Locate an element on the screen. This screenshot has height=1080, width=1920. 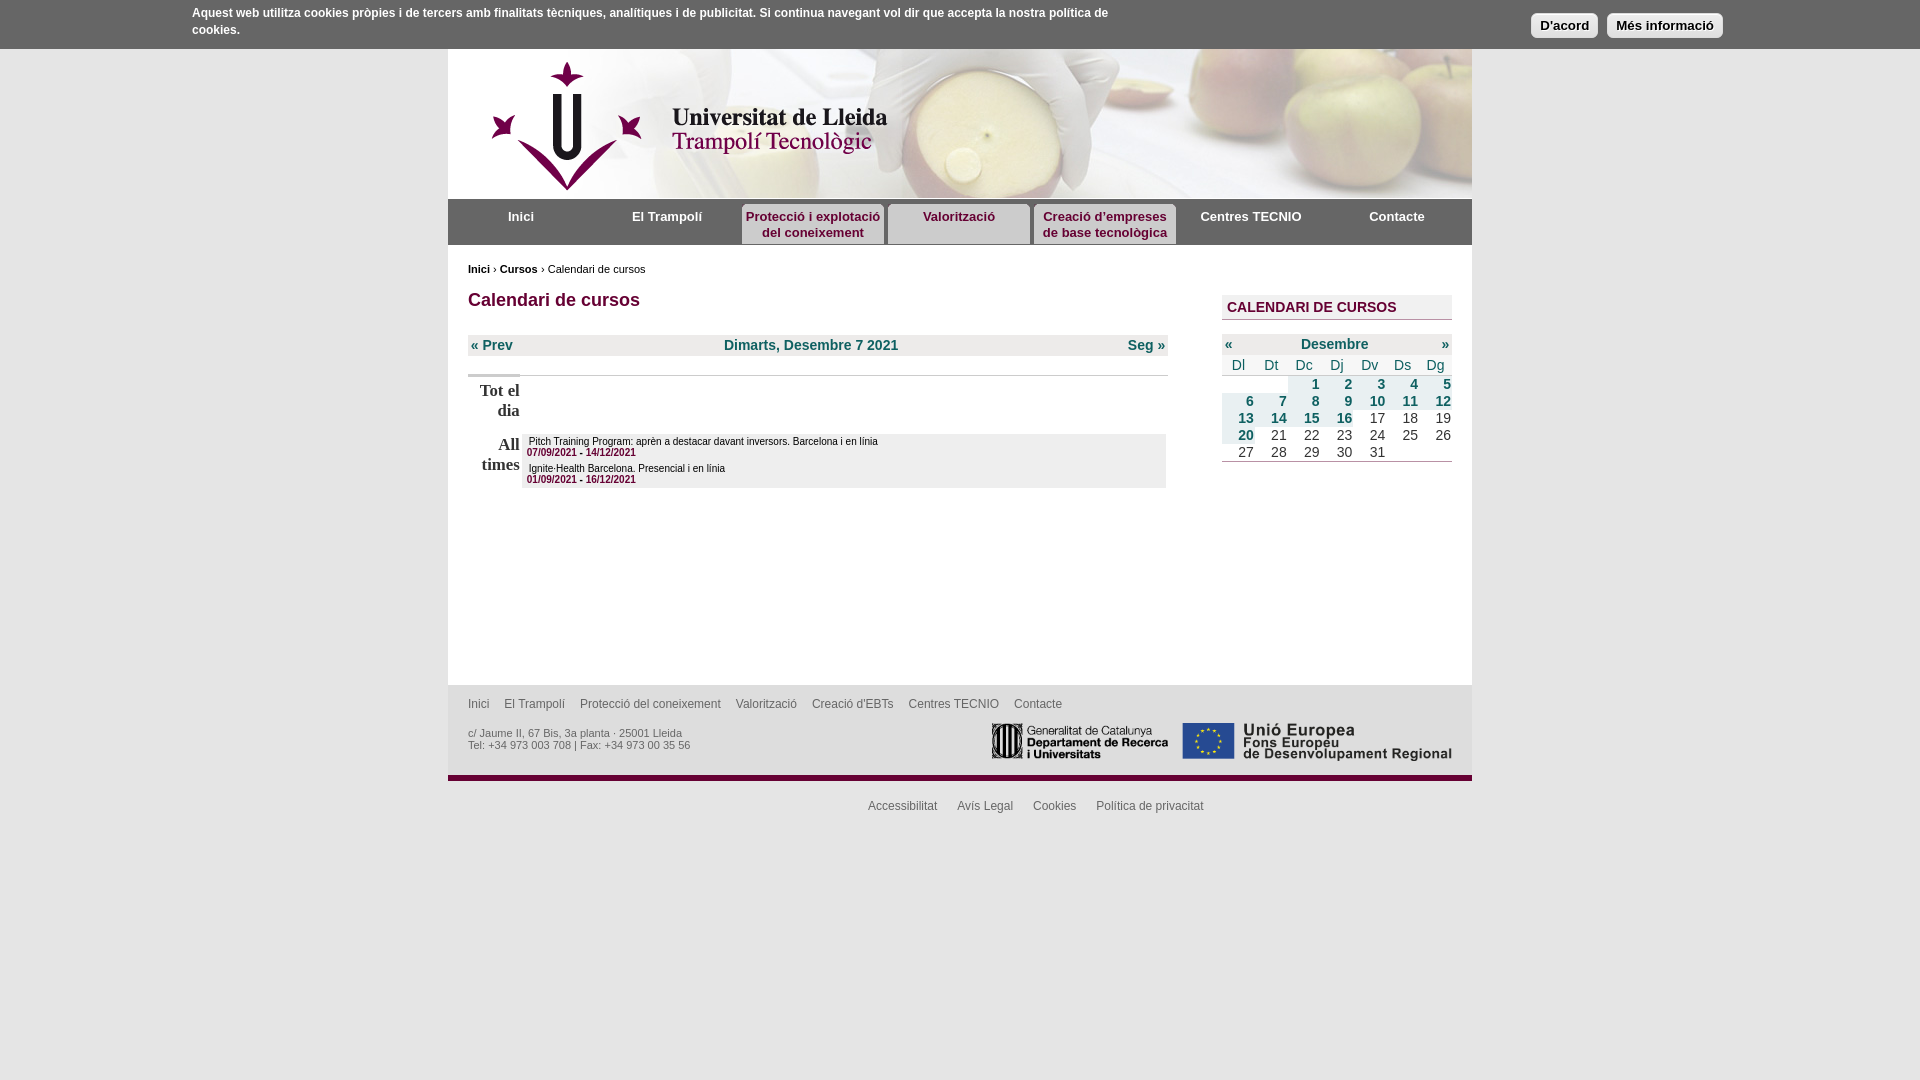
'Cursos' is located at coordinates (518, 268).